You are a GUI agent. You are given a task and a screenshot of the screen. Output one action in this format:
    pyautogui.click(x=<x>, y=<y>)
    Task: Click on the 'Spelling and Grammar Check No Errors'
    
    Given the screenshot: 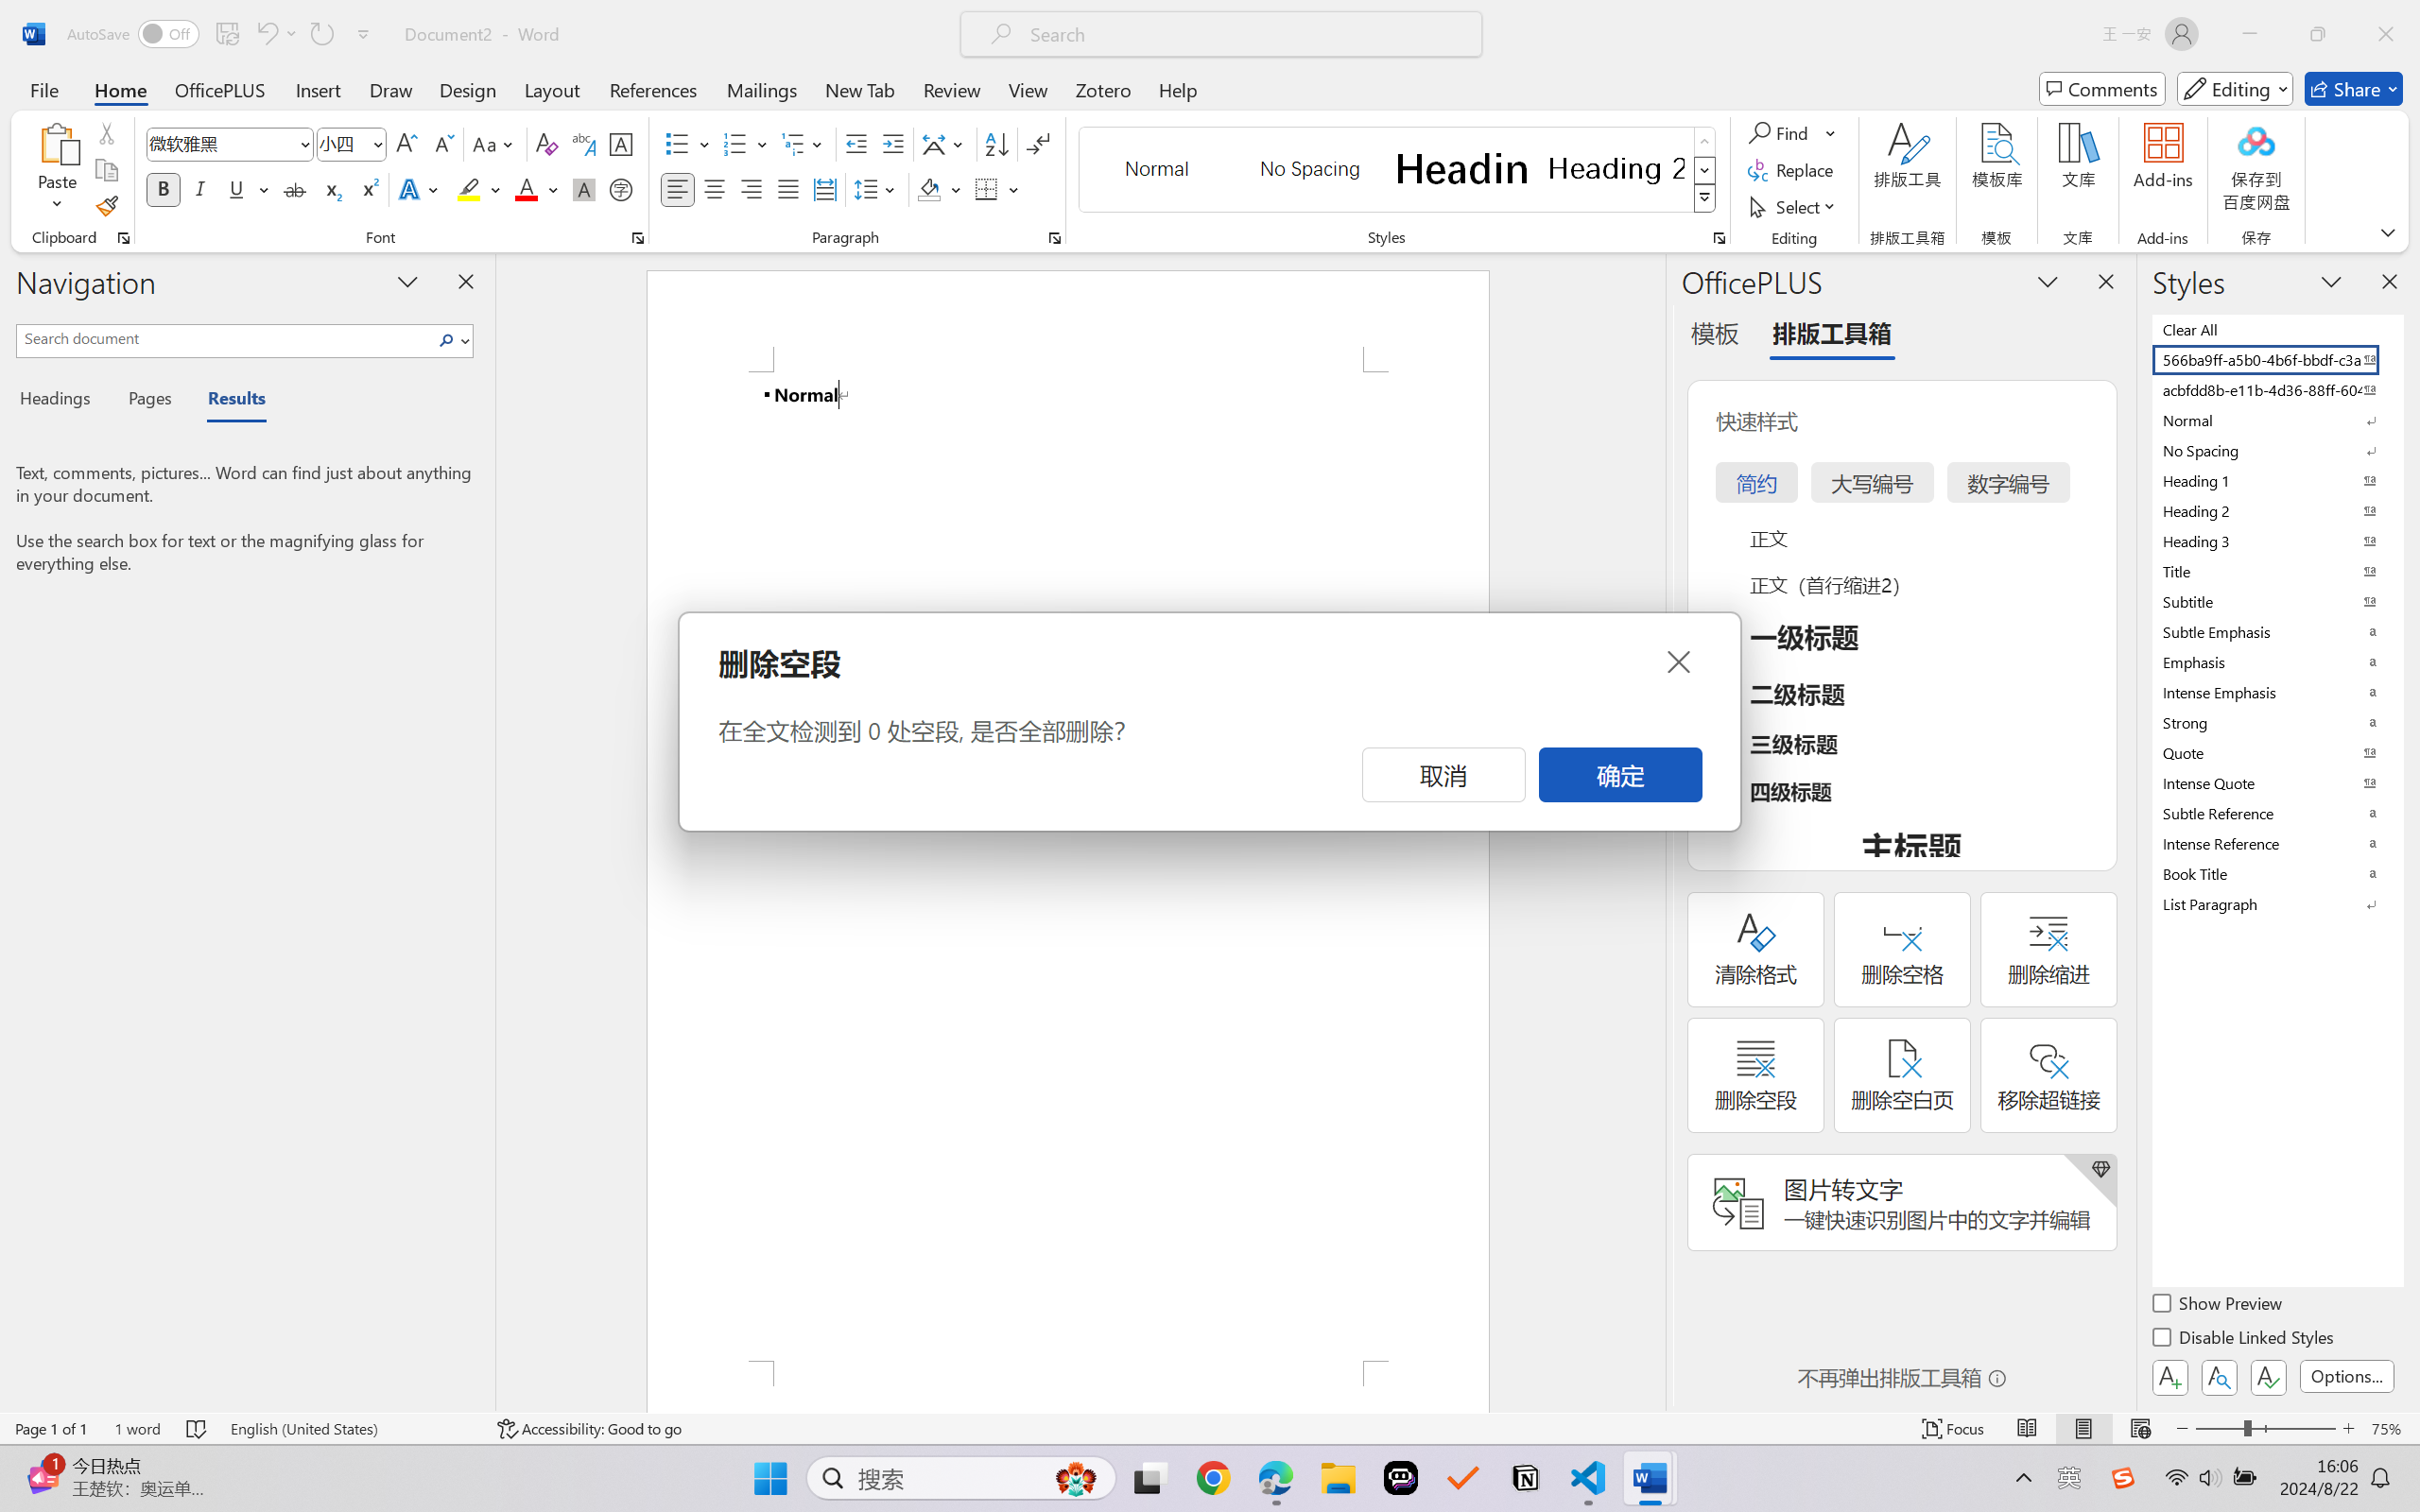 What is the action you would take?
    pyautogui.click(x=197, y=1428)
    